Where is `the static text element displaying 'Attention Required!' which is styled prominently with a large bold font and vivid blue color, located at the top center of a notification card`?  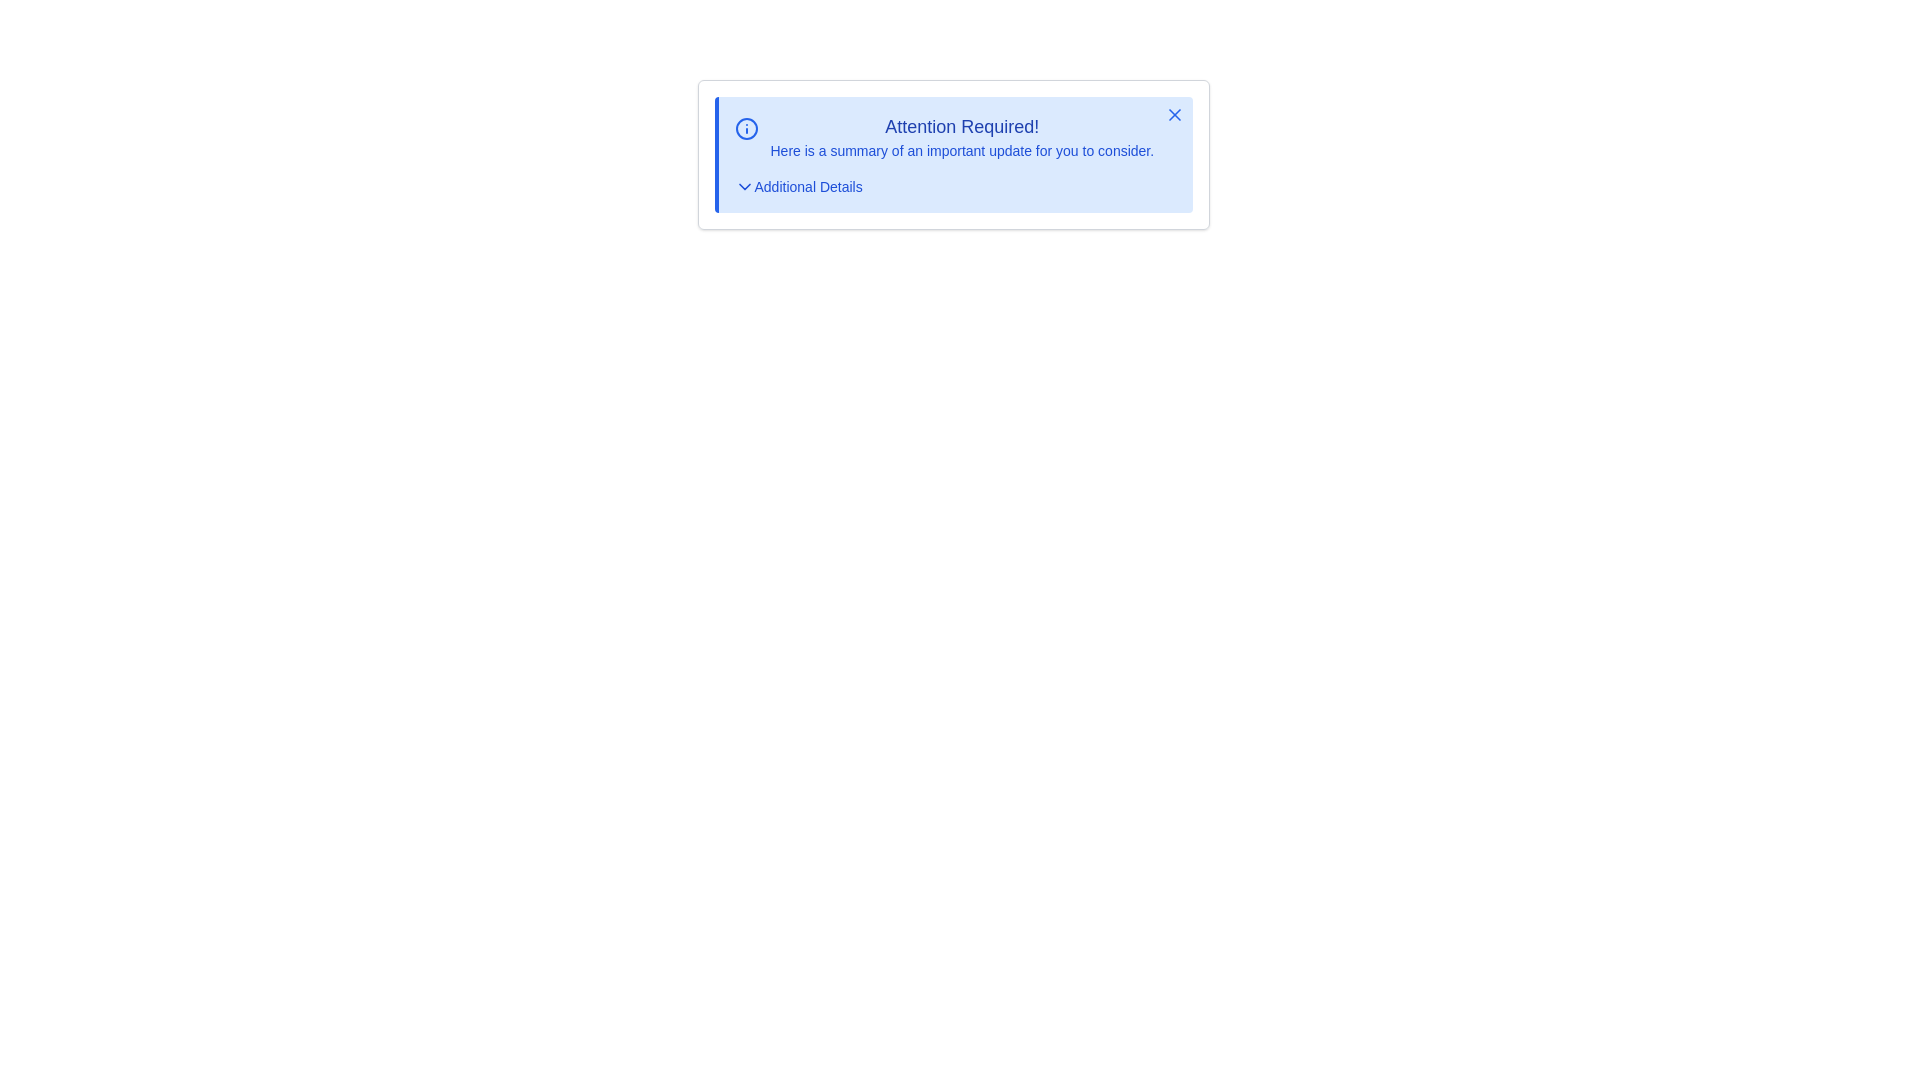 the static text element displaying 'Attention Required!' which is styled prominently with a large bold font and vivid blue color, located at the top center of a notification card is located at coordinates (962, 127).